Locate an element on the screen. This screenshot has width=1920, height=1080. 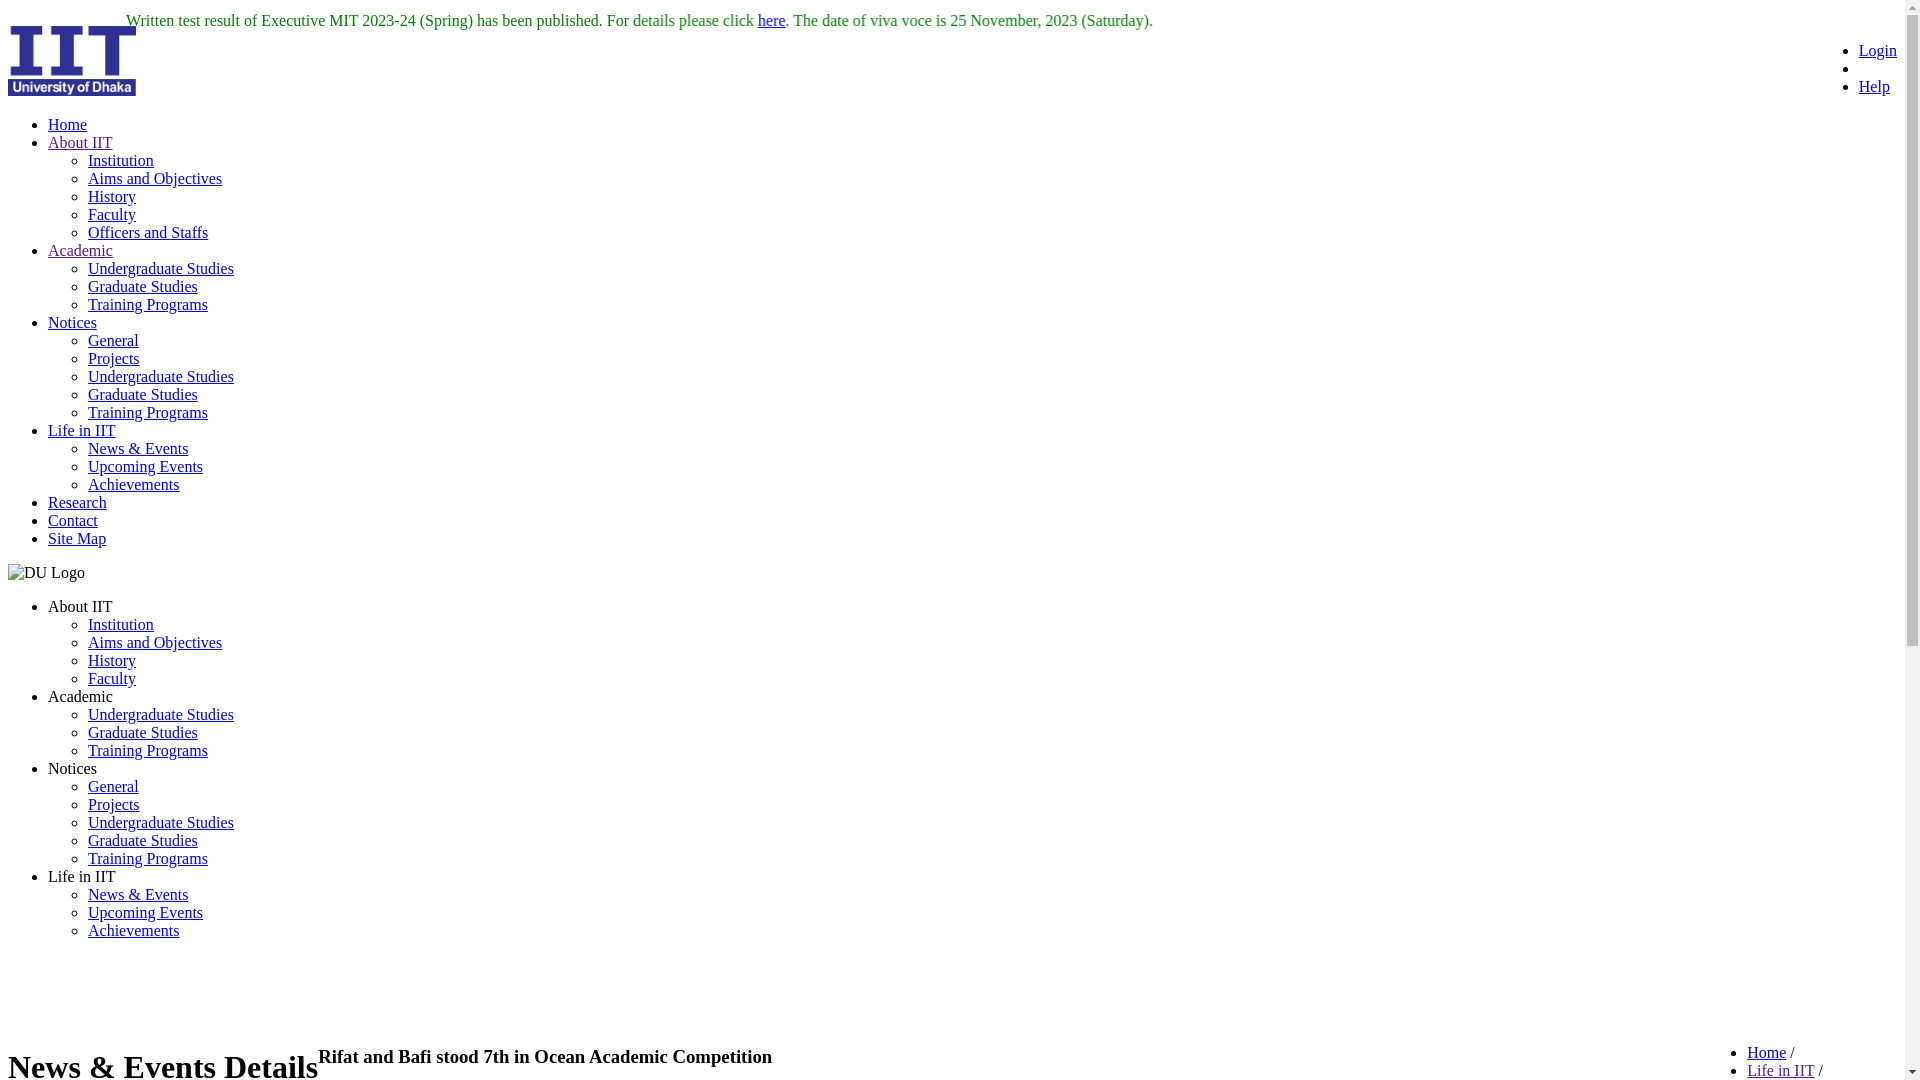
'General' is located at coordinates (112, 785).